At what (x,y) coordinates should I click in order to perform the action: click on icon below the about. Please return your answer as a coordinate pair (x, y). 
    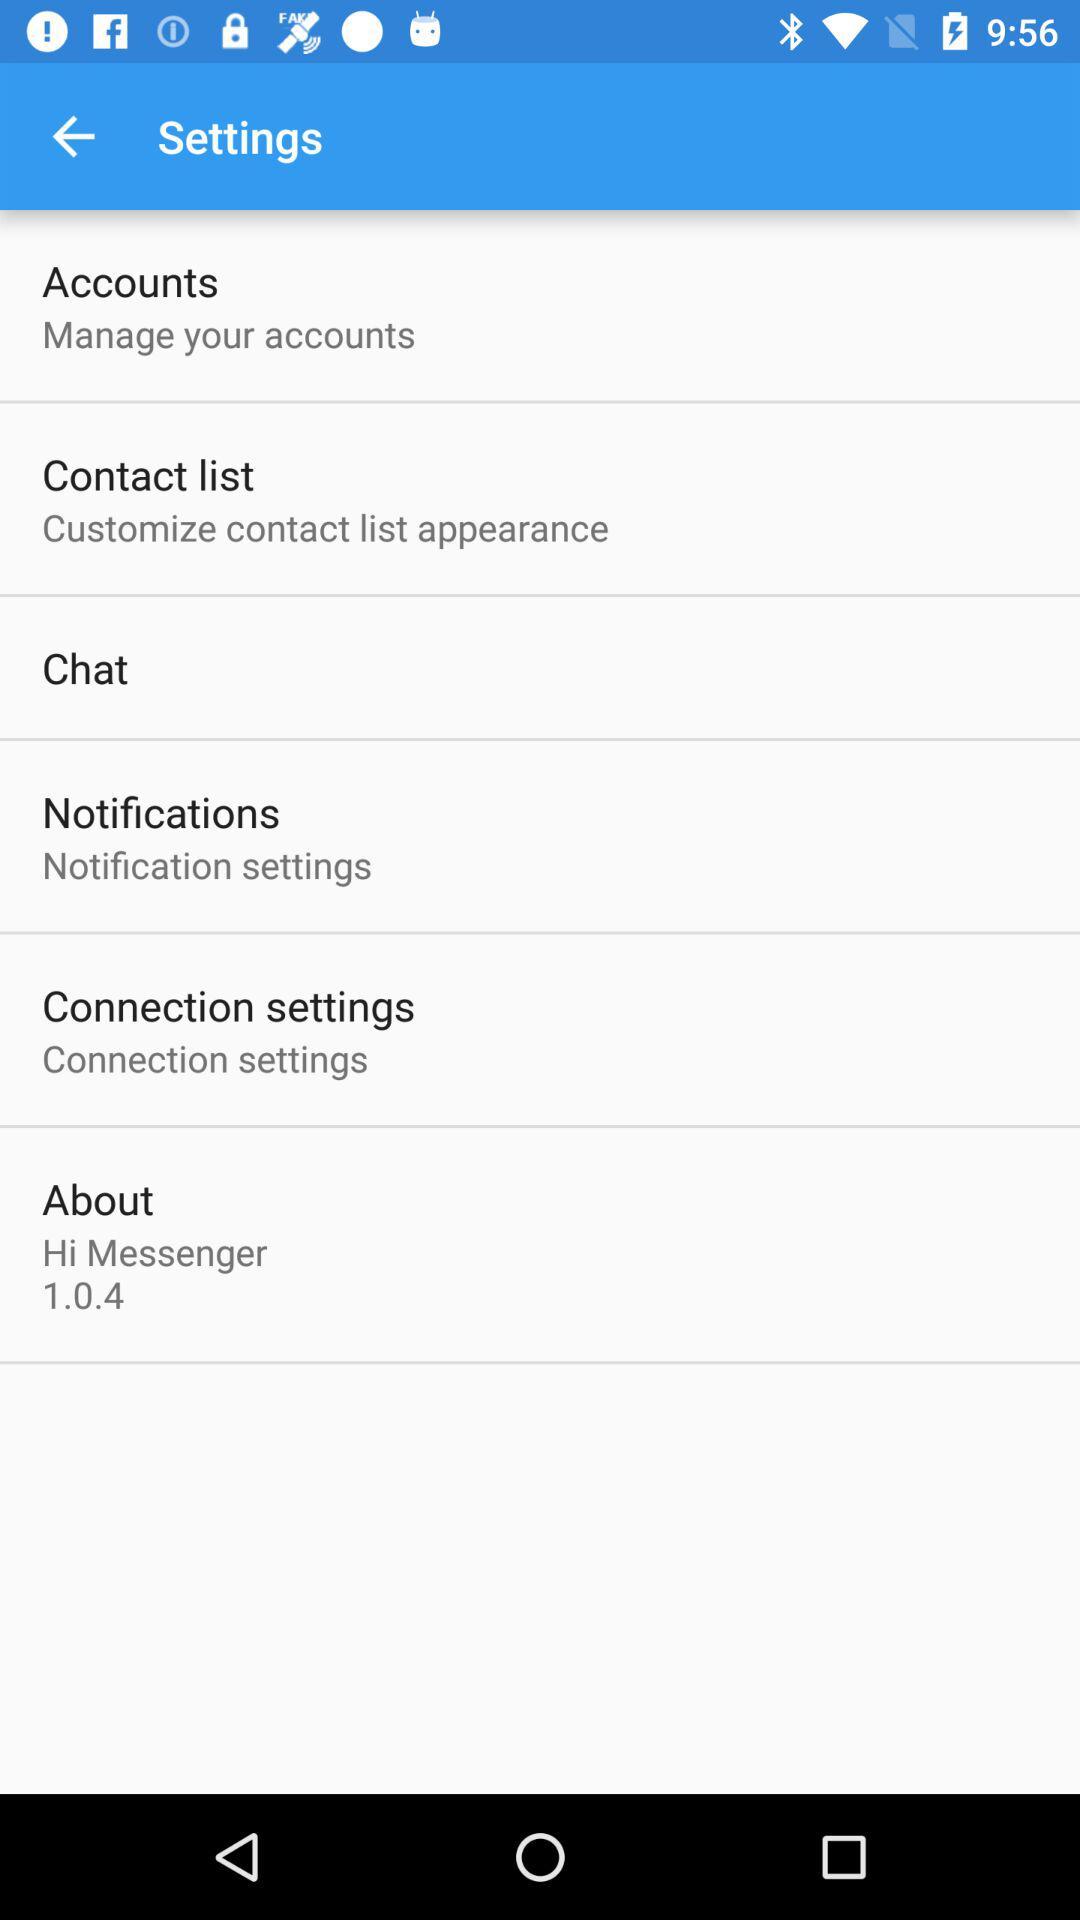
    Looking at the image, I should click on (159, 1272).